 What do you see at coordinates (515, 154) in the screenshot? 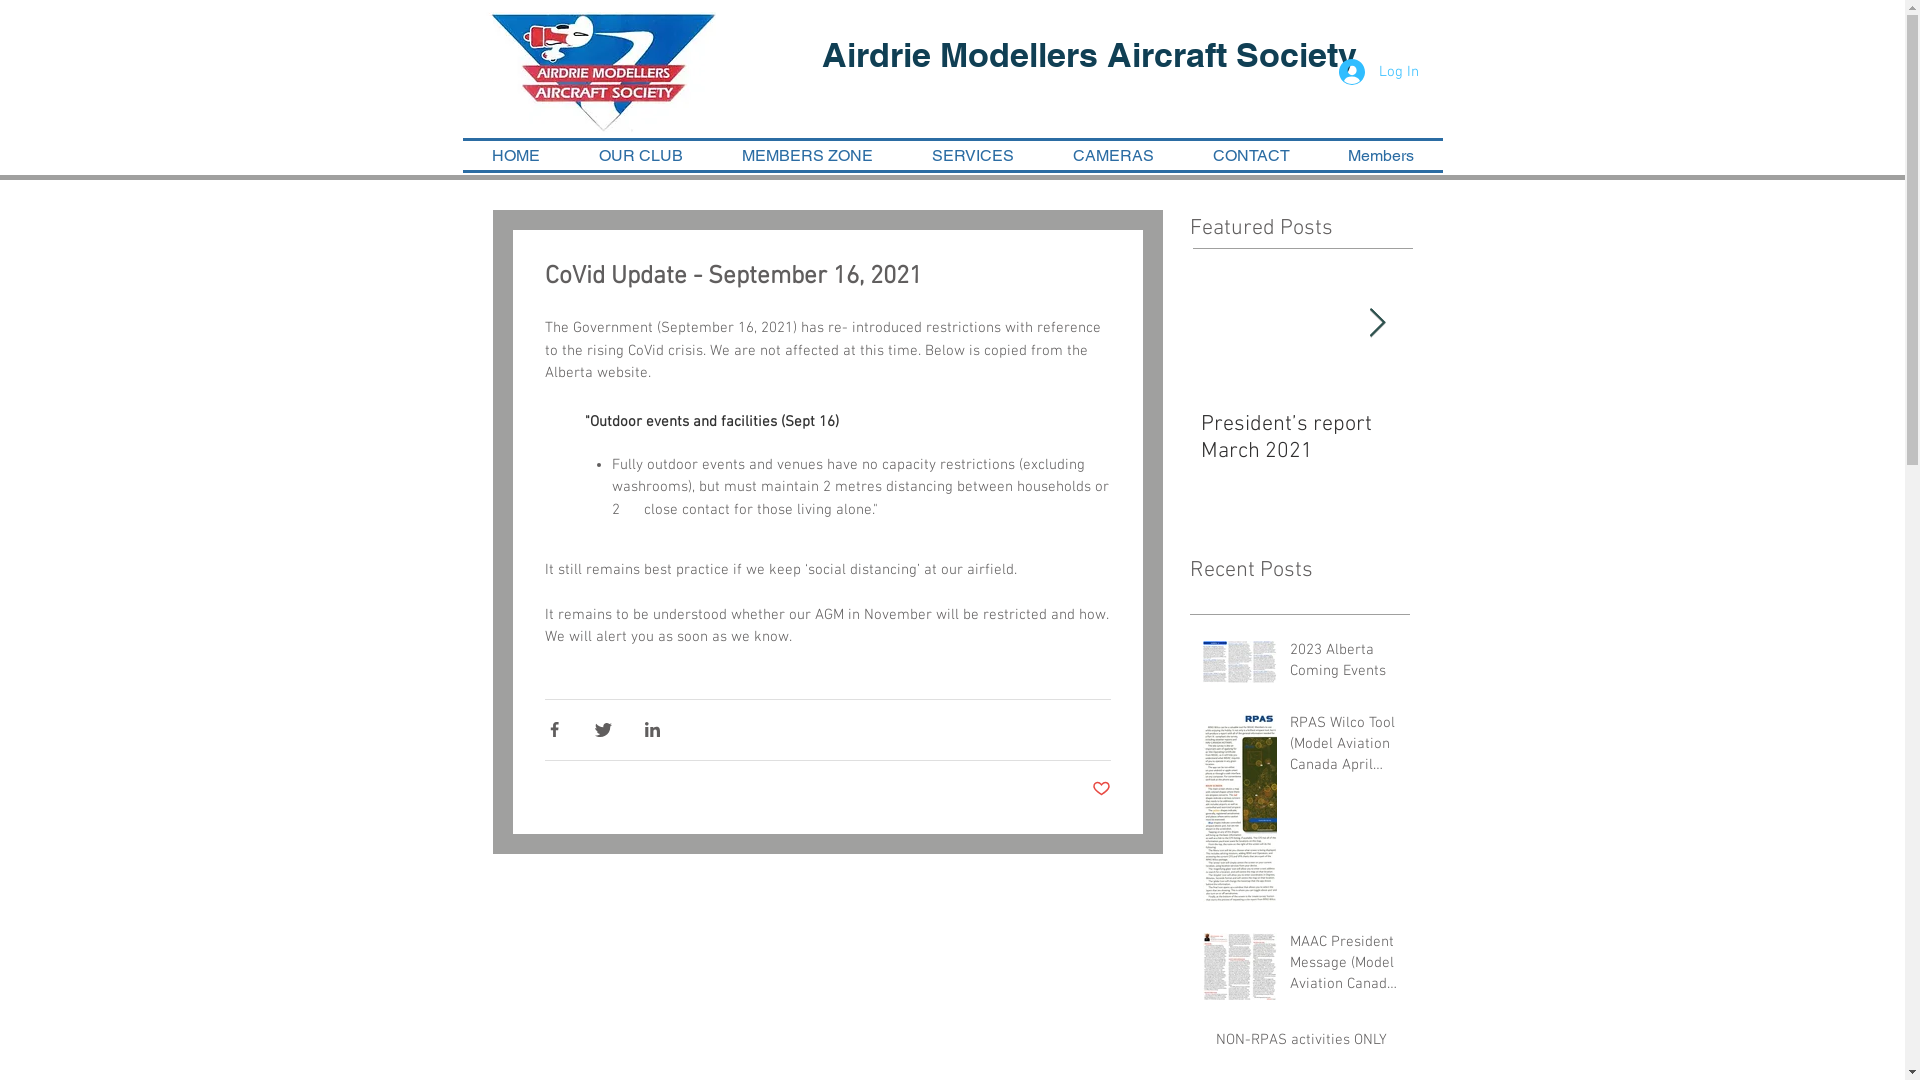
I see `'HOME'` at bounding box center [515, 154].